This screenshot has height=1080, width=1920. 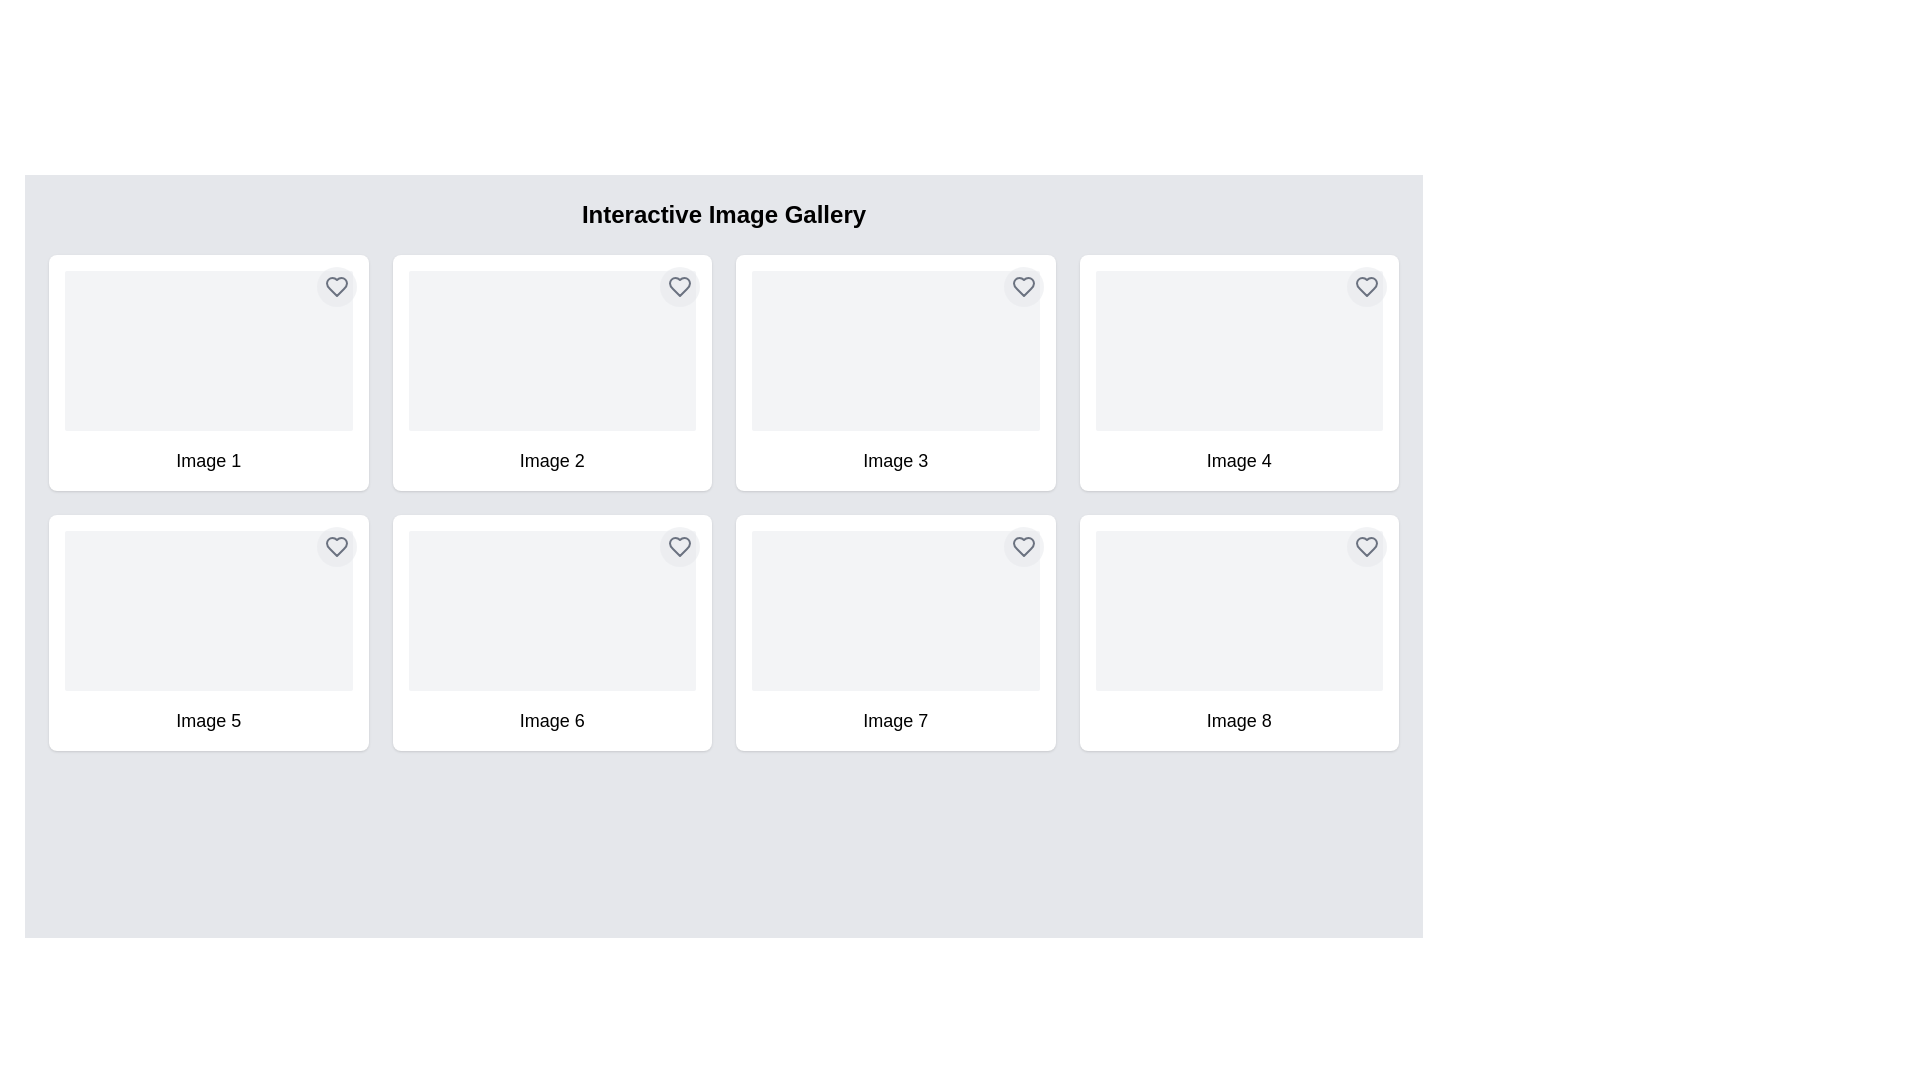 What do you see at coordinates (680, 286) in the screenshot?
I see `the favorite icon button located in the top-right corner of the card labeled 'Image 2' to mark the associated image as a favorite` at bounding box center [680, 286].